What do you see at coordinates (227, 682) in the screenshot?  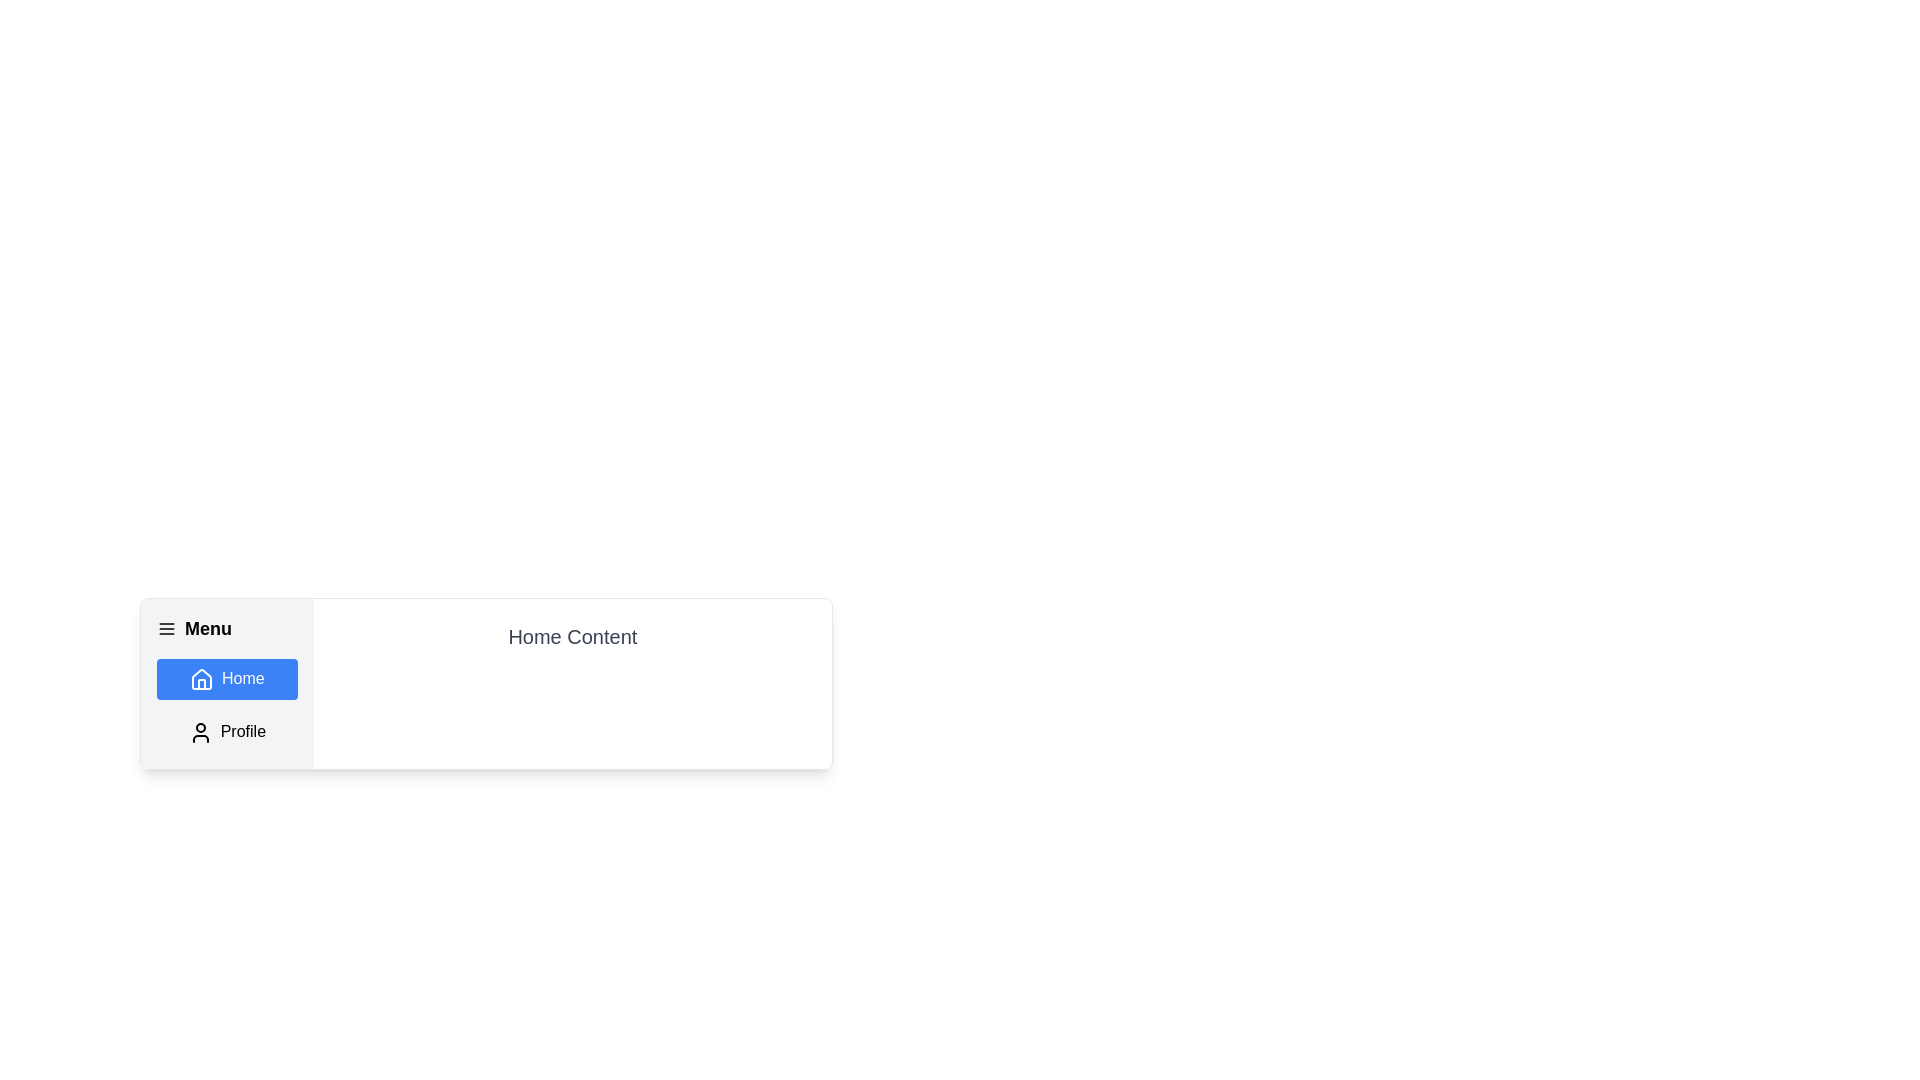 I see `the Sidebar navigation menu which has a light gray background and contains the 'Menu' header, 'Home' button, and 'Profile' option` at bounding box center [227, 682].